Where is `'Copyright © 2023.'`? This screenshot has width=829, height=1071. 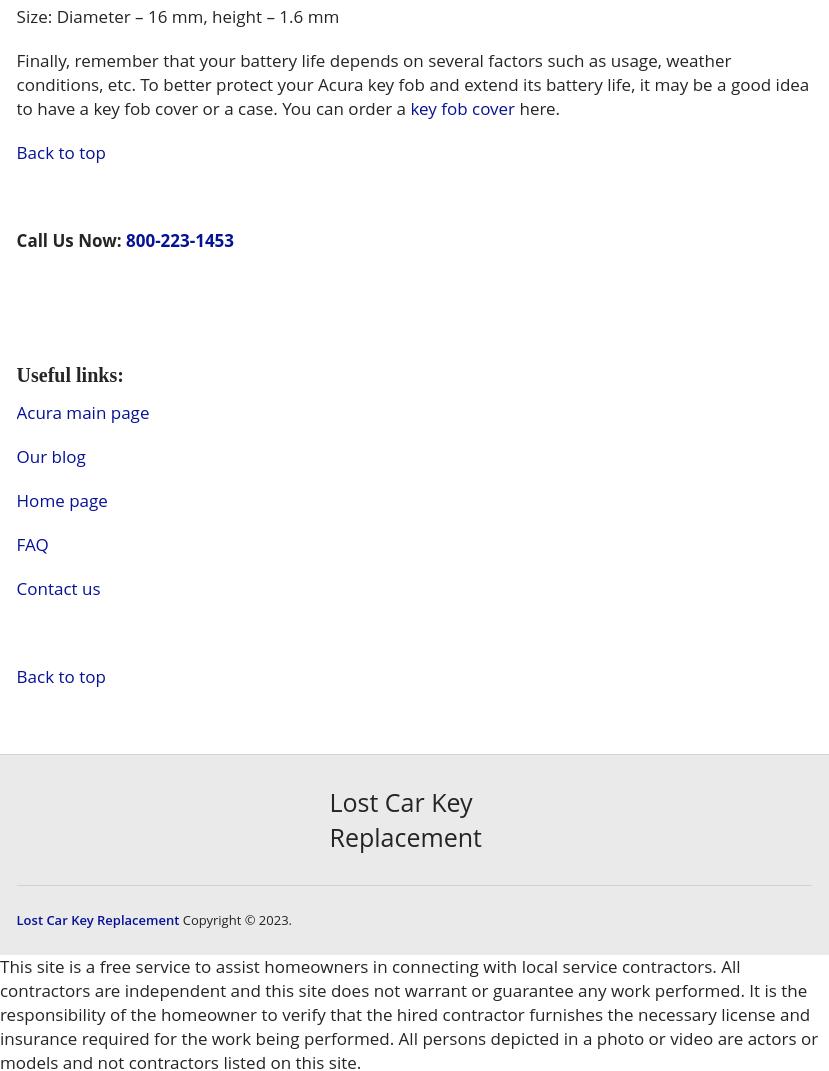 'Copyright © 2023.' is located at coordinates (235, 918).